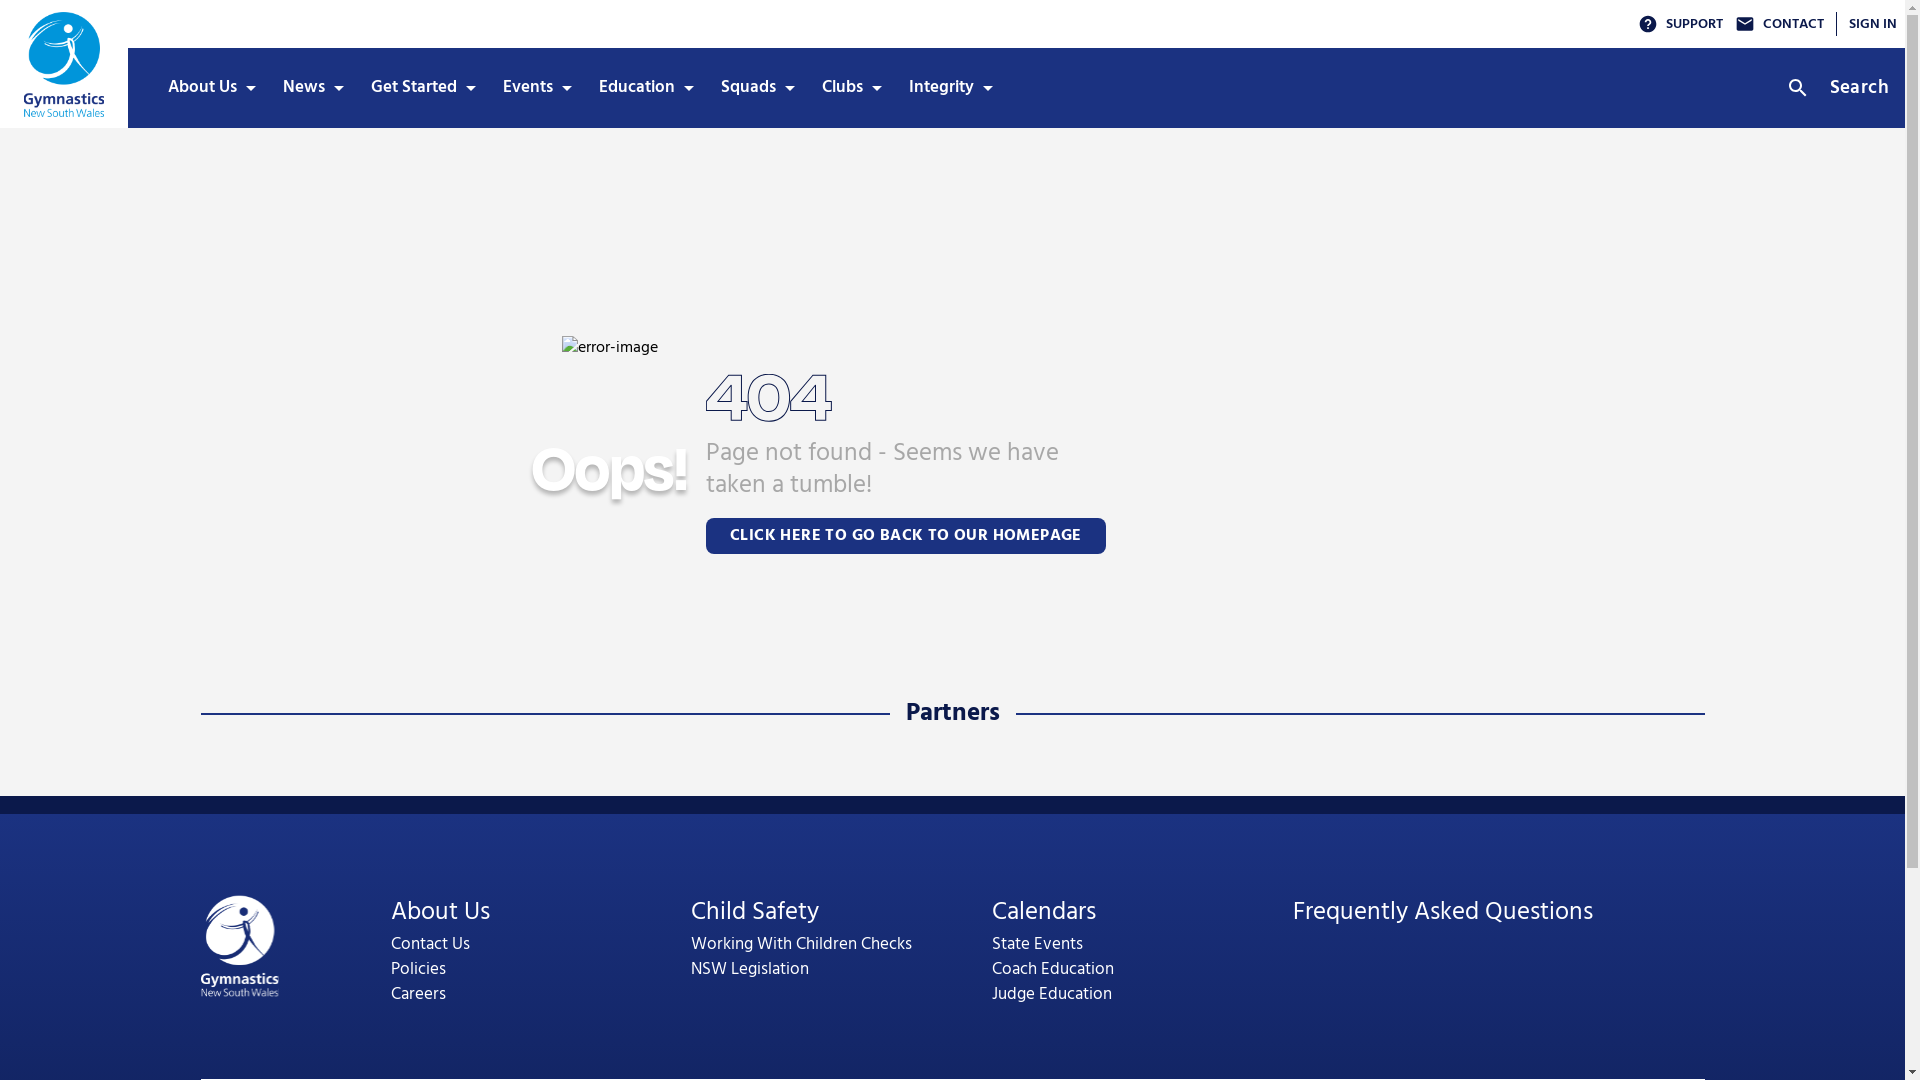 The width and height of the screenshot is (1920, 1080). Describe the element at coordinates (753, 912) in the screenshot. I see `'Child Safety'` at that location.